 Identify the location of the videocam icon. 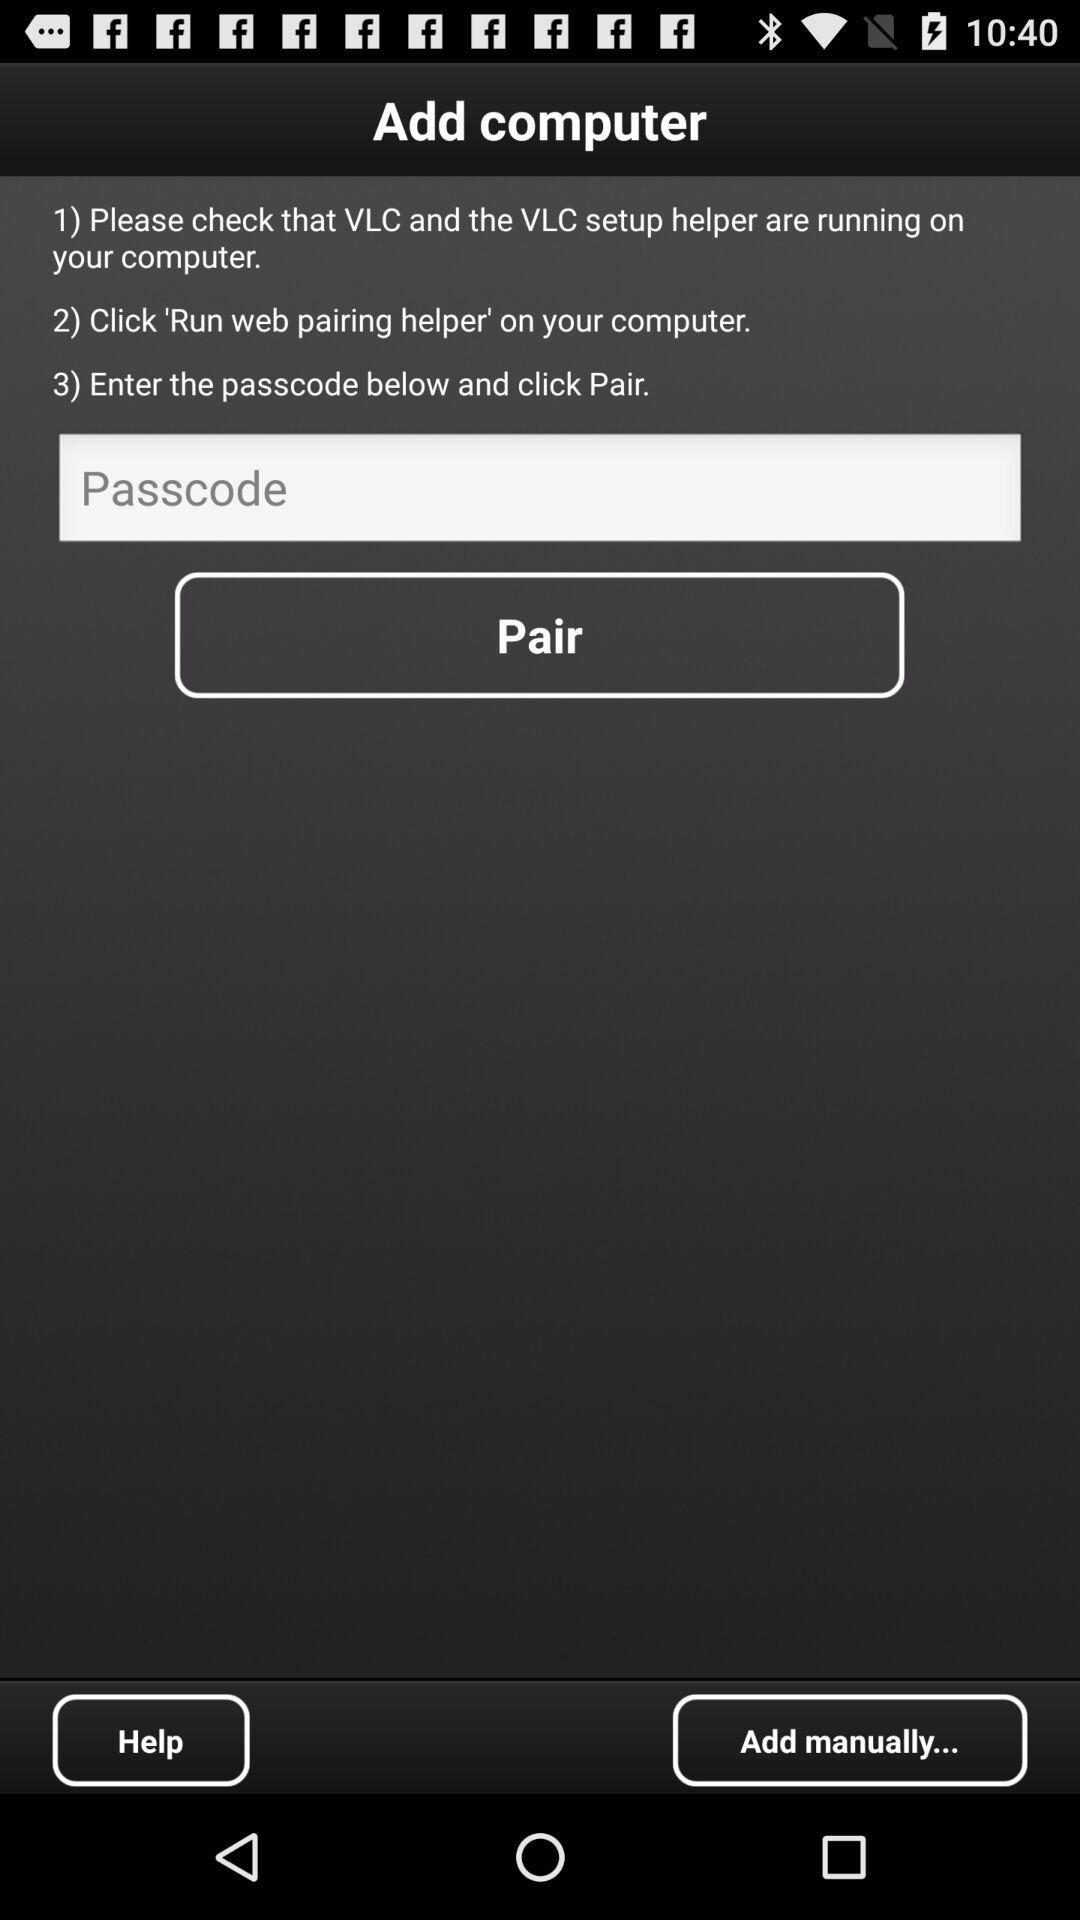
(850, 1861).